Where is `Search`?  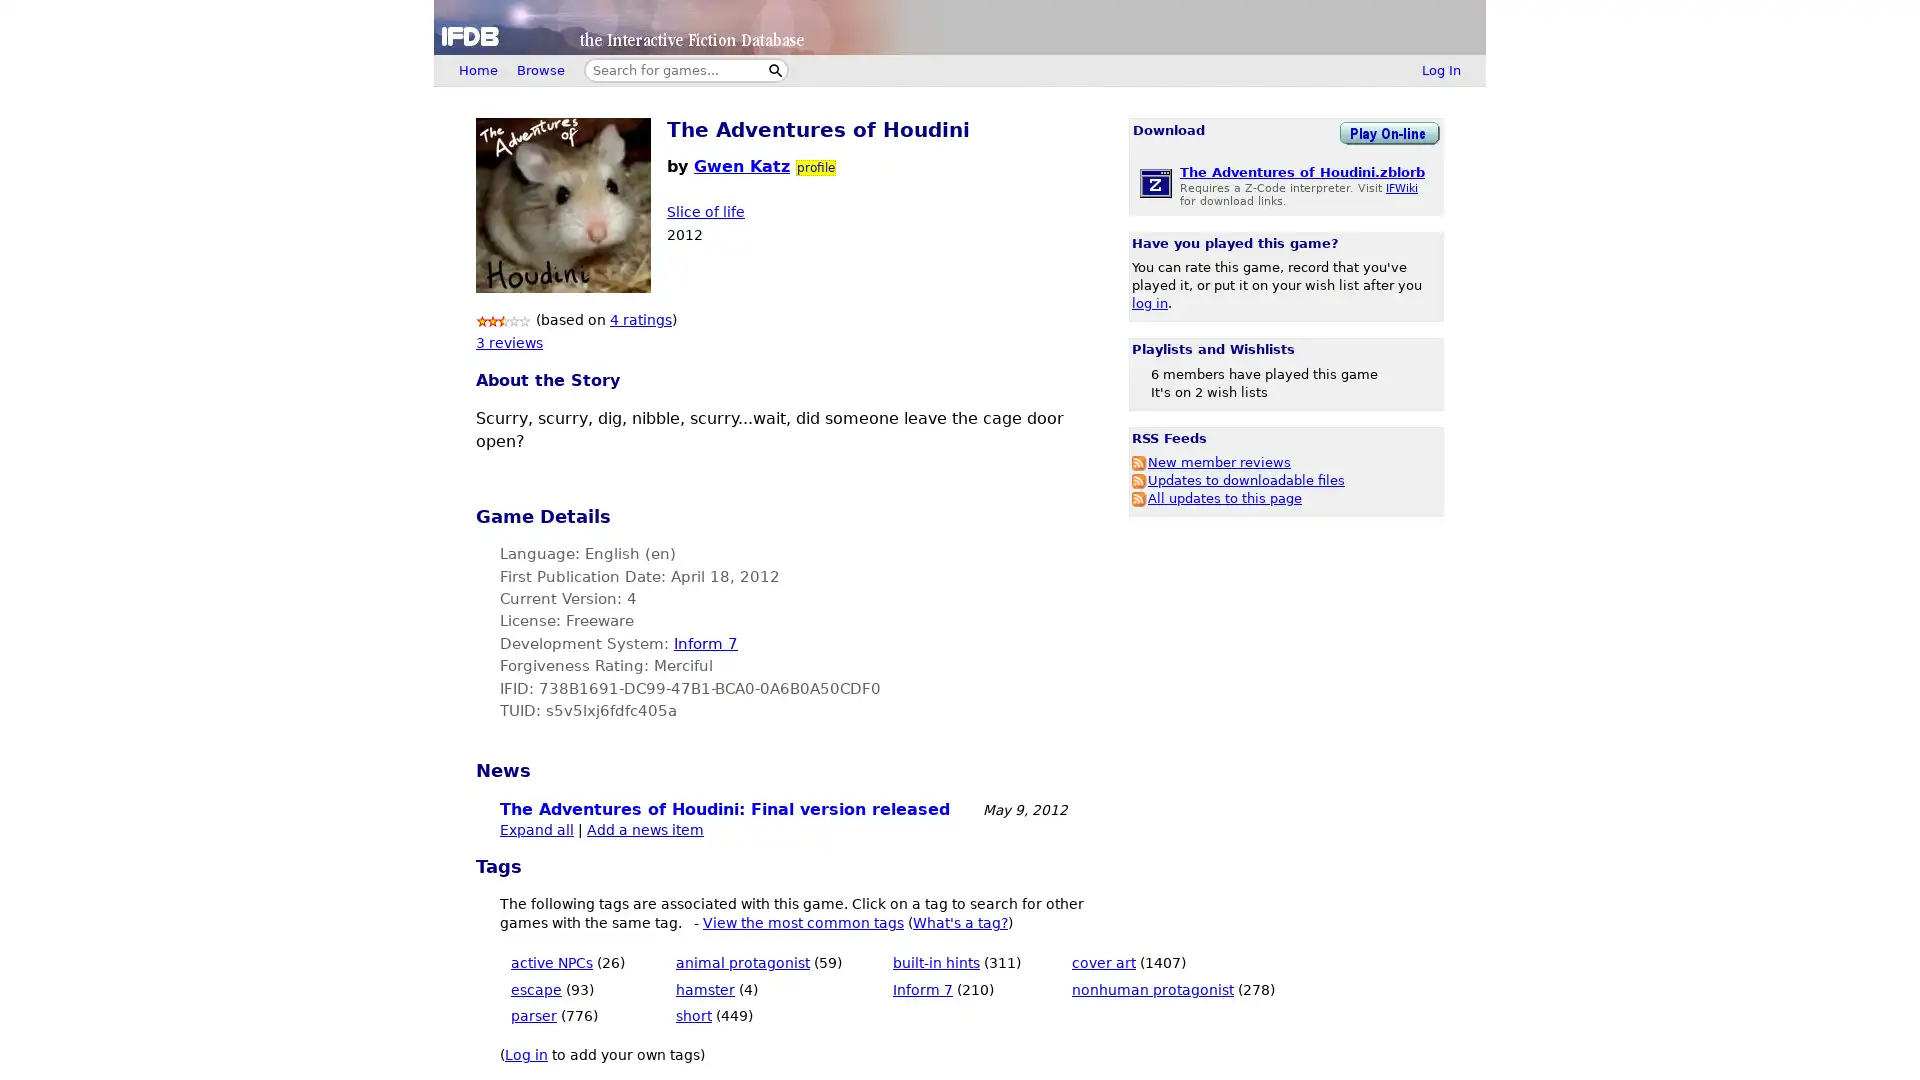 Search is located at coordinates (774, 68).